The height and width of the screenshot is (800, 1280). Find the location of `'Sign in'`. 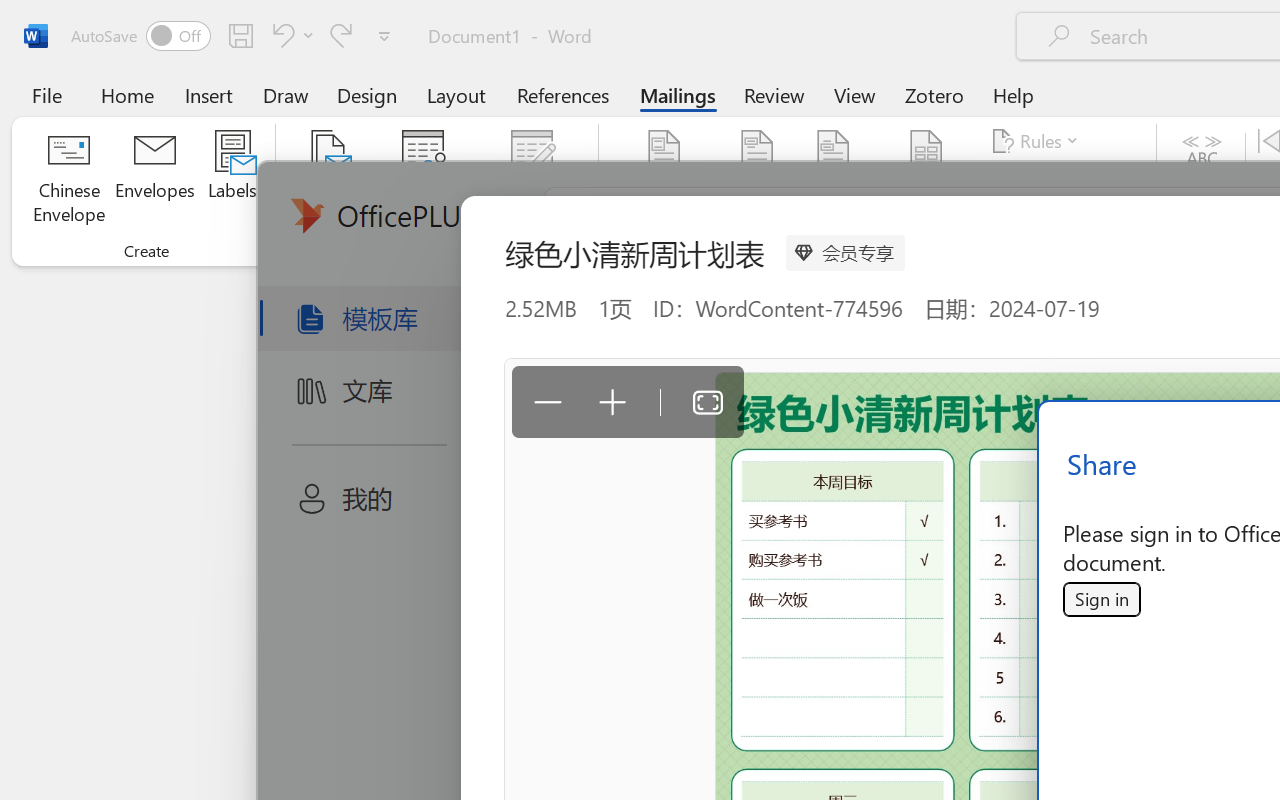

'Sign in' is located at coordinates (1100, 598).